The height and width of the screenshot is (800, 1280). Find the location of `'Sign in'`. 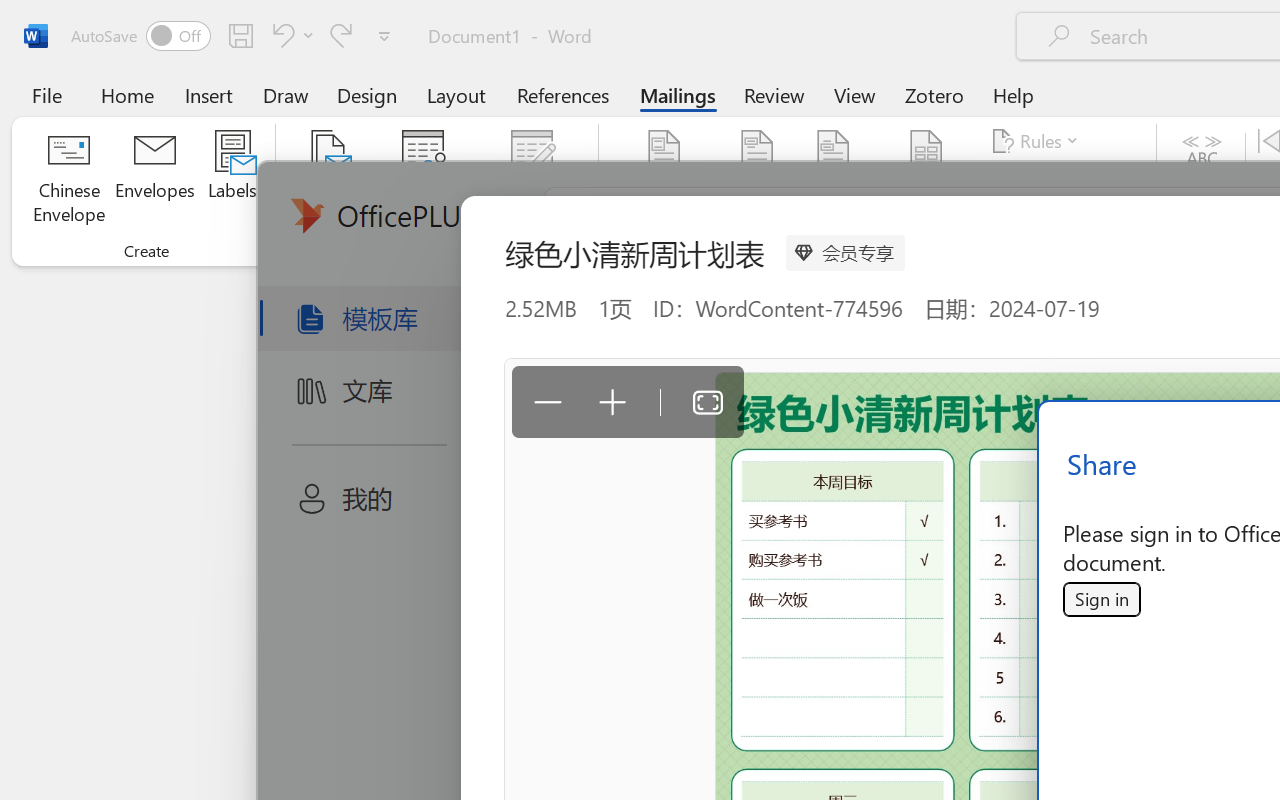

'Sign in' is located at coordinates (1100, 598).